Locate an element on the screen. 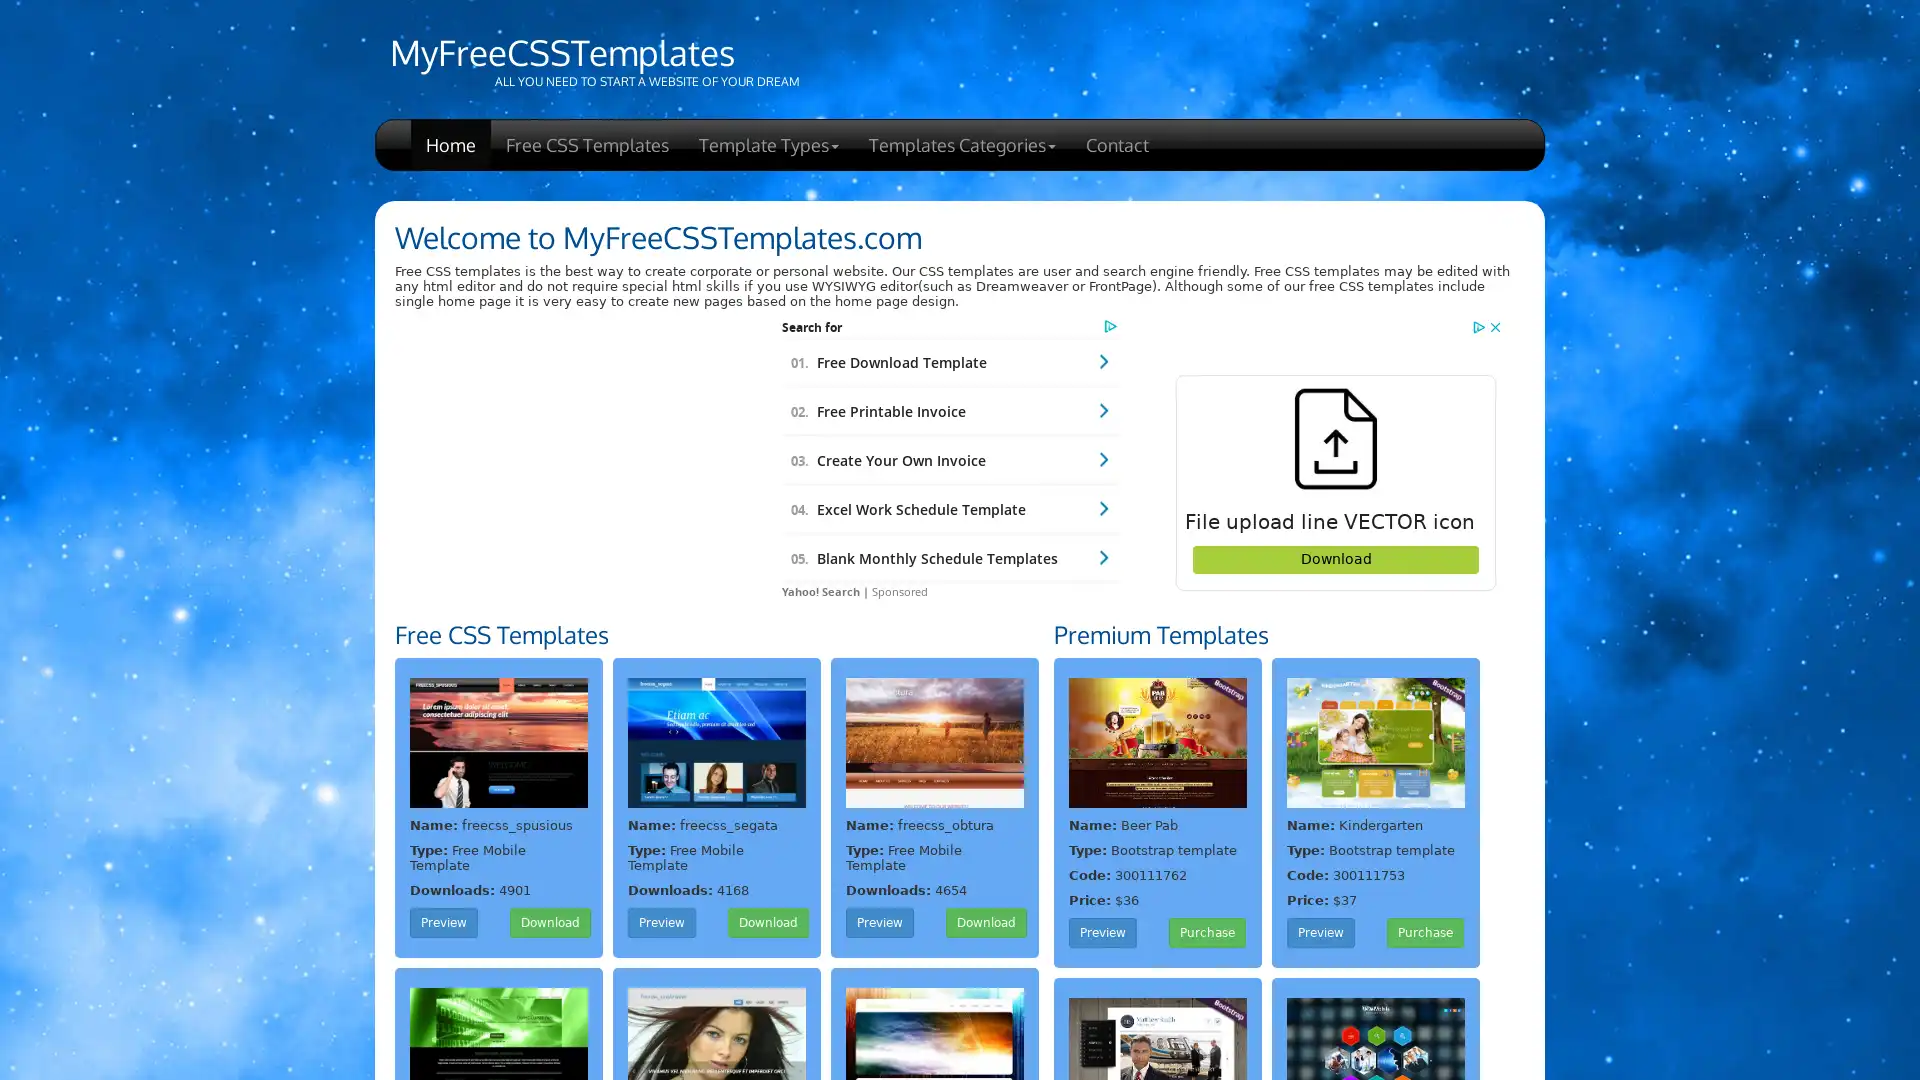  Purchase is located at coordinates (1206, 933).